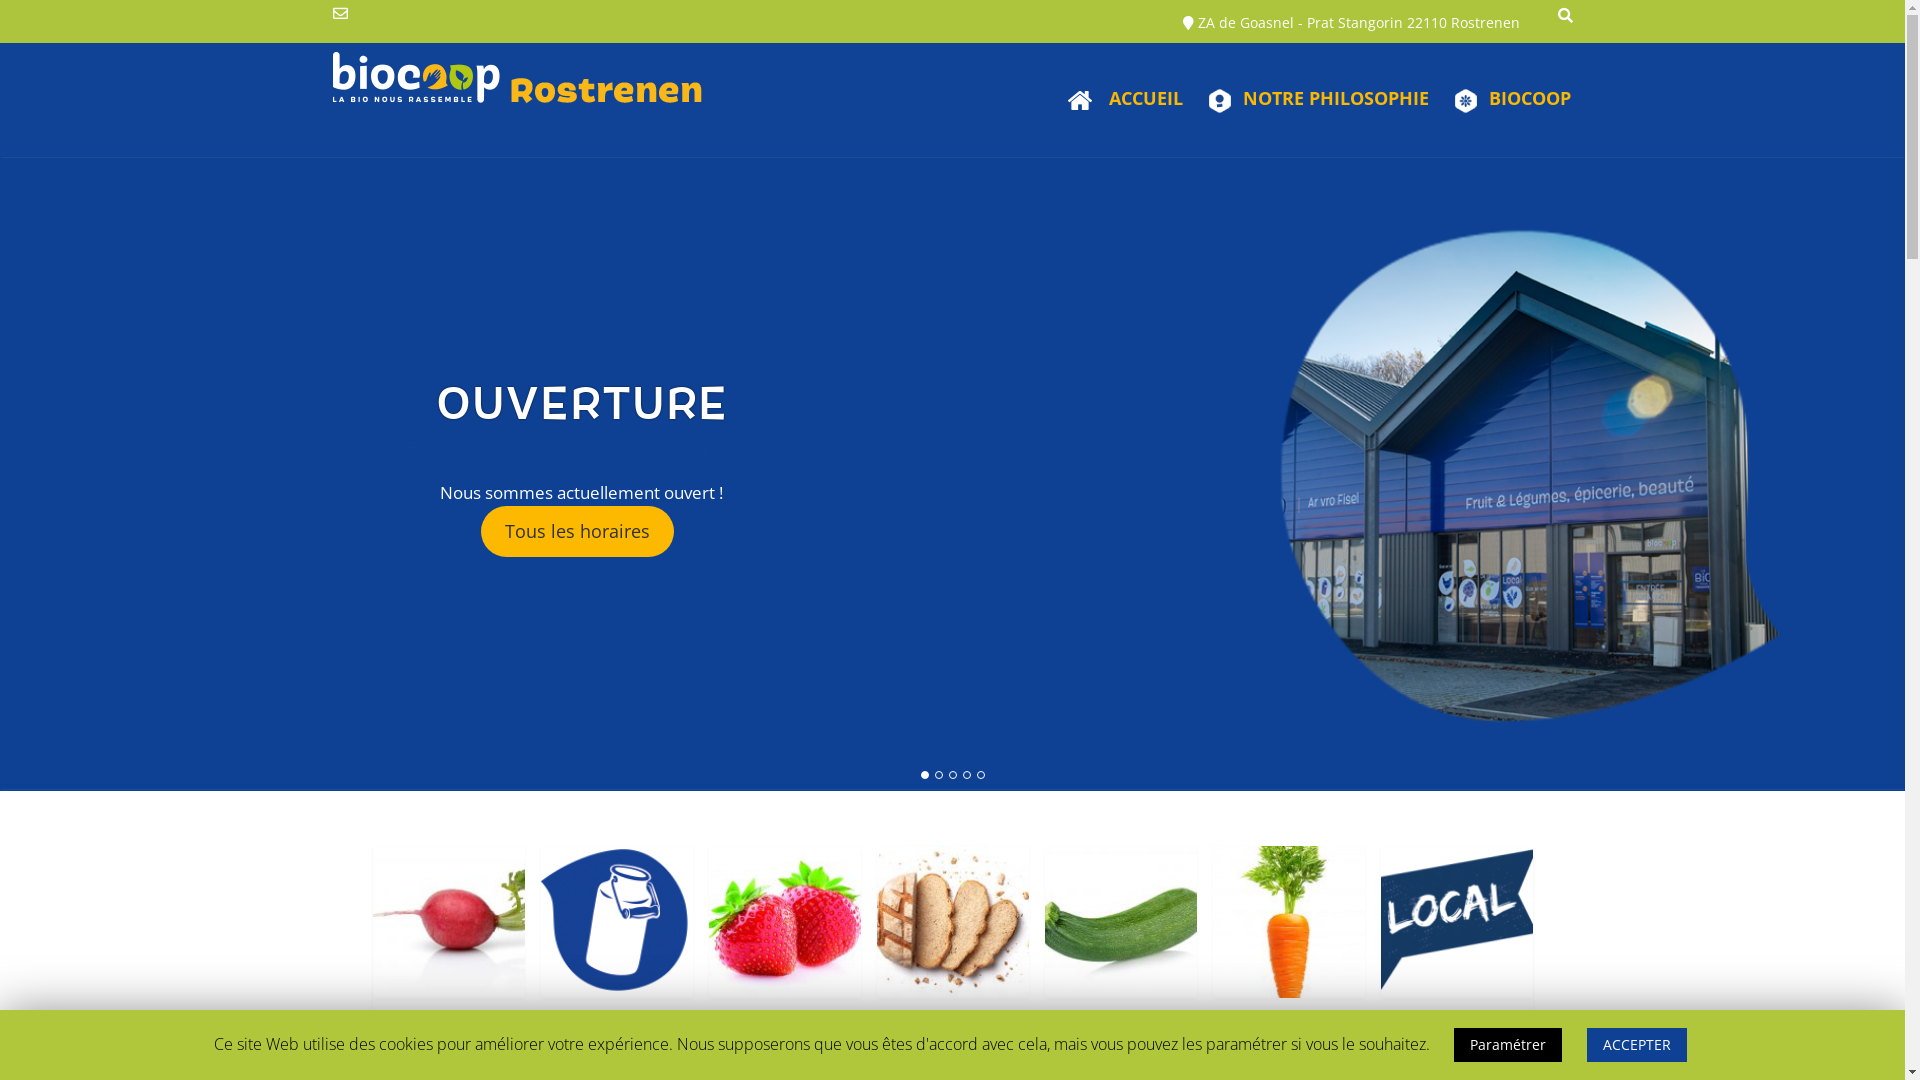 The width and height of the screenshot is (1920, 1080). What do you see at coordinates (1433, 99) in the screenshot?
I see `'BIOCOOP'` at bounding box center [1433, 99].